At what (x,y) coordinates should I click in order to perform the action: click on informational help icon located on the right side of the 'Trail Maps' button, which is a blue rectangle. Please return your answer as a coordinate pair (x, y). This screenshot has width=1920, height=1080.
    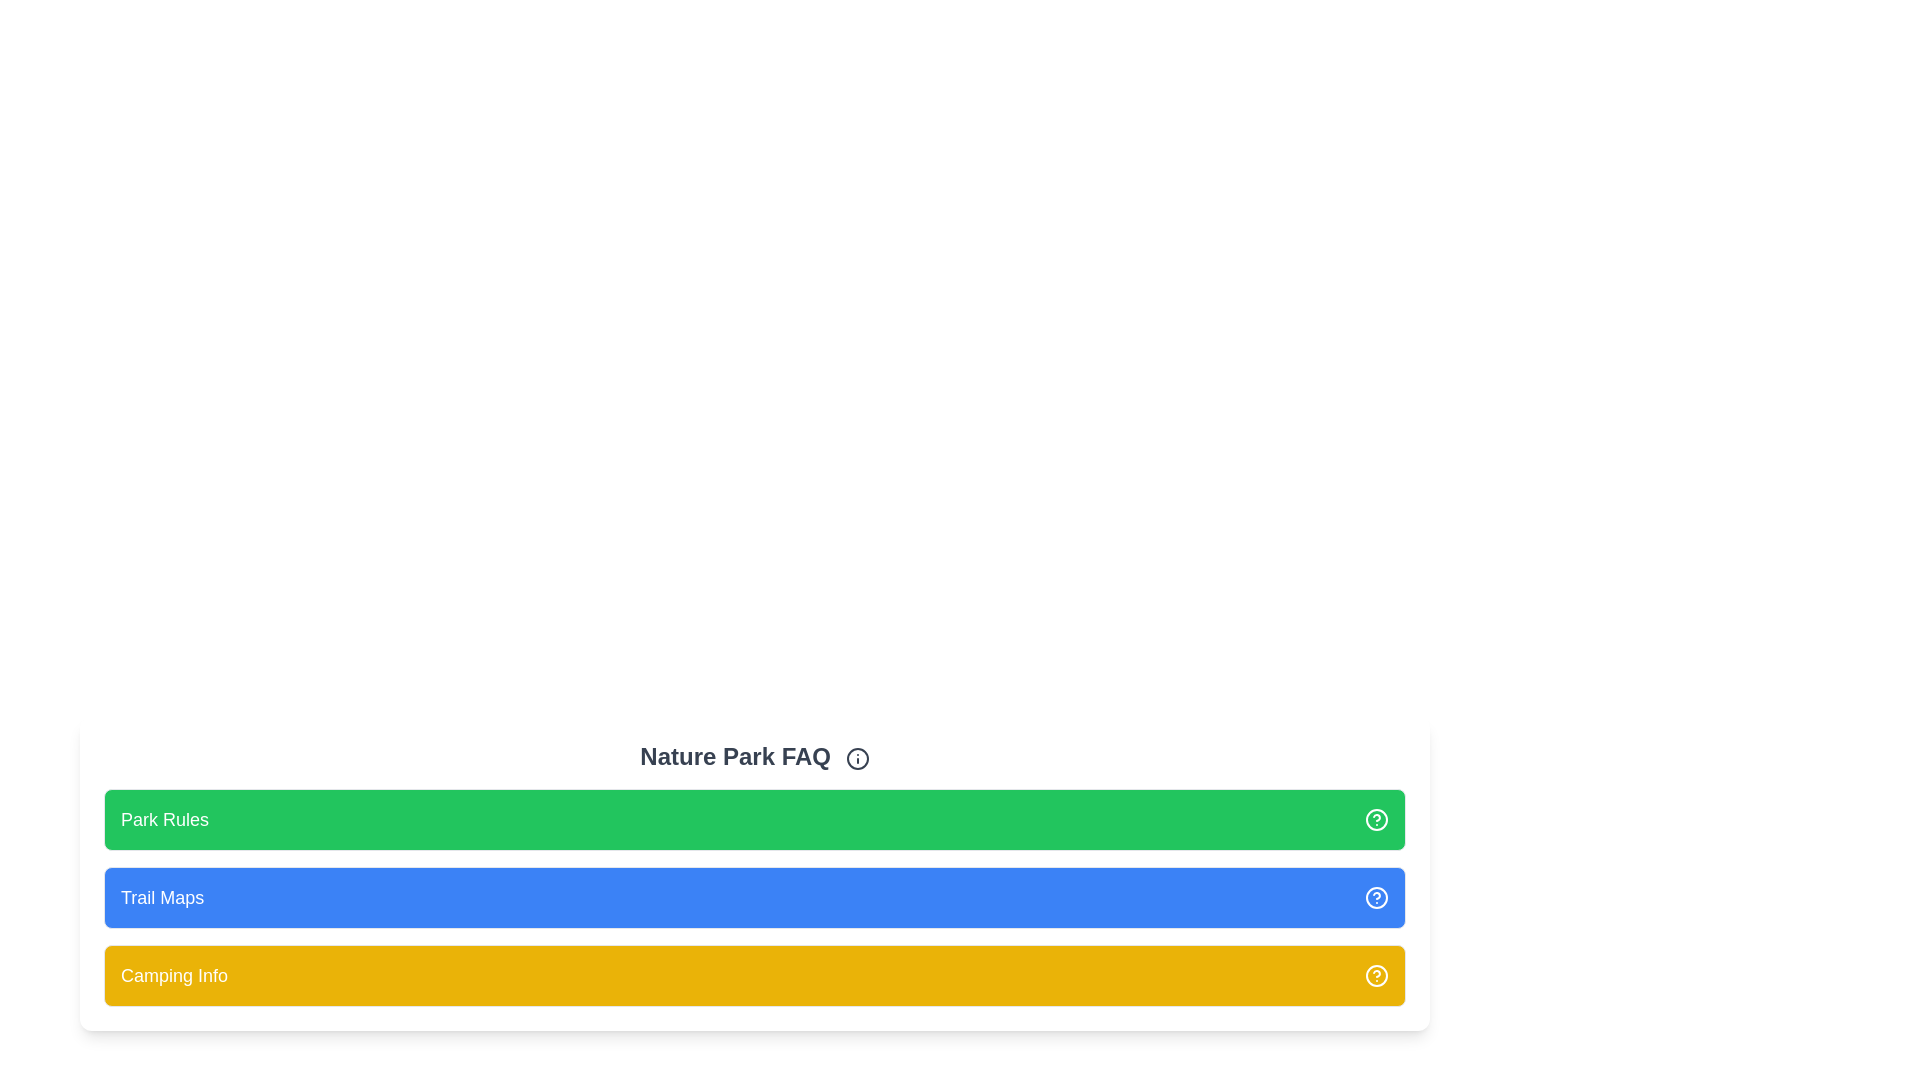
    Looking at the image, I should click on (1376, 897).